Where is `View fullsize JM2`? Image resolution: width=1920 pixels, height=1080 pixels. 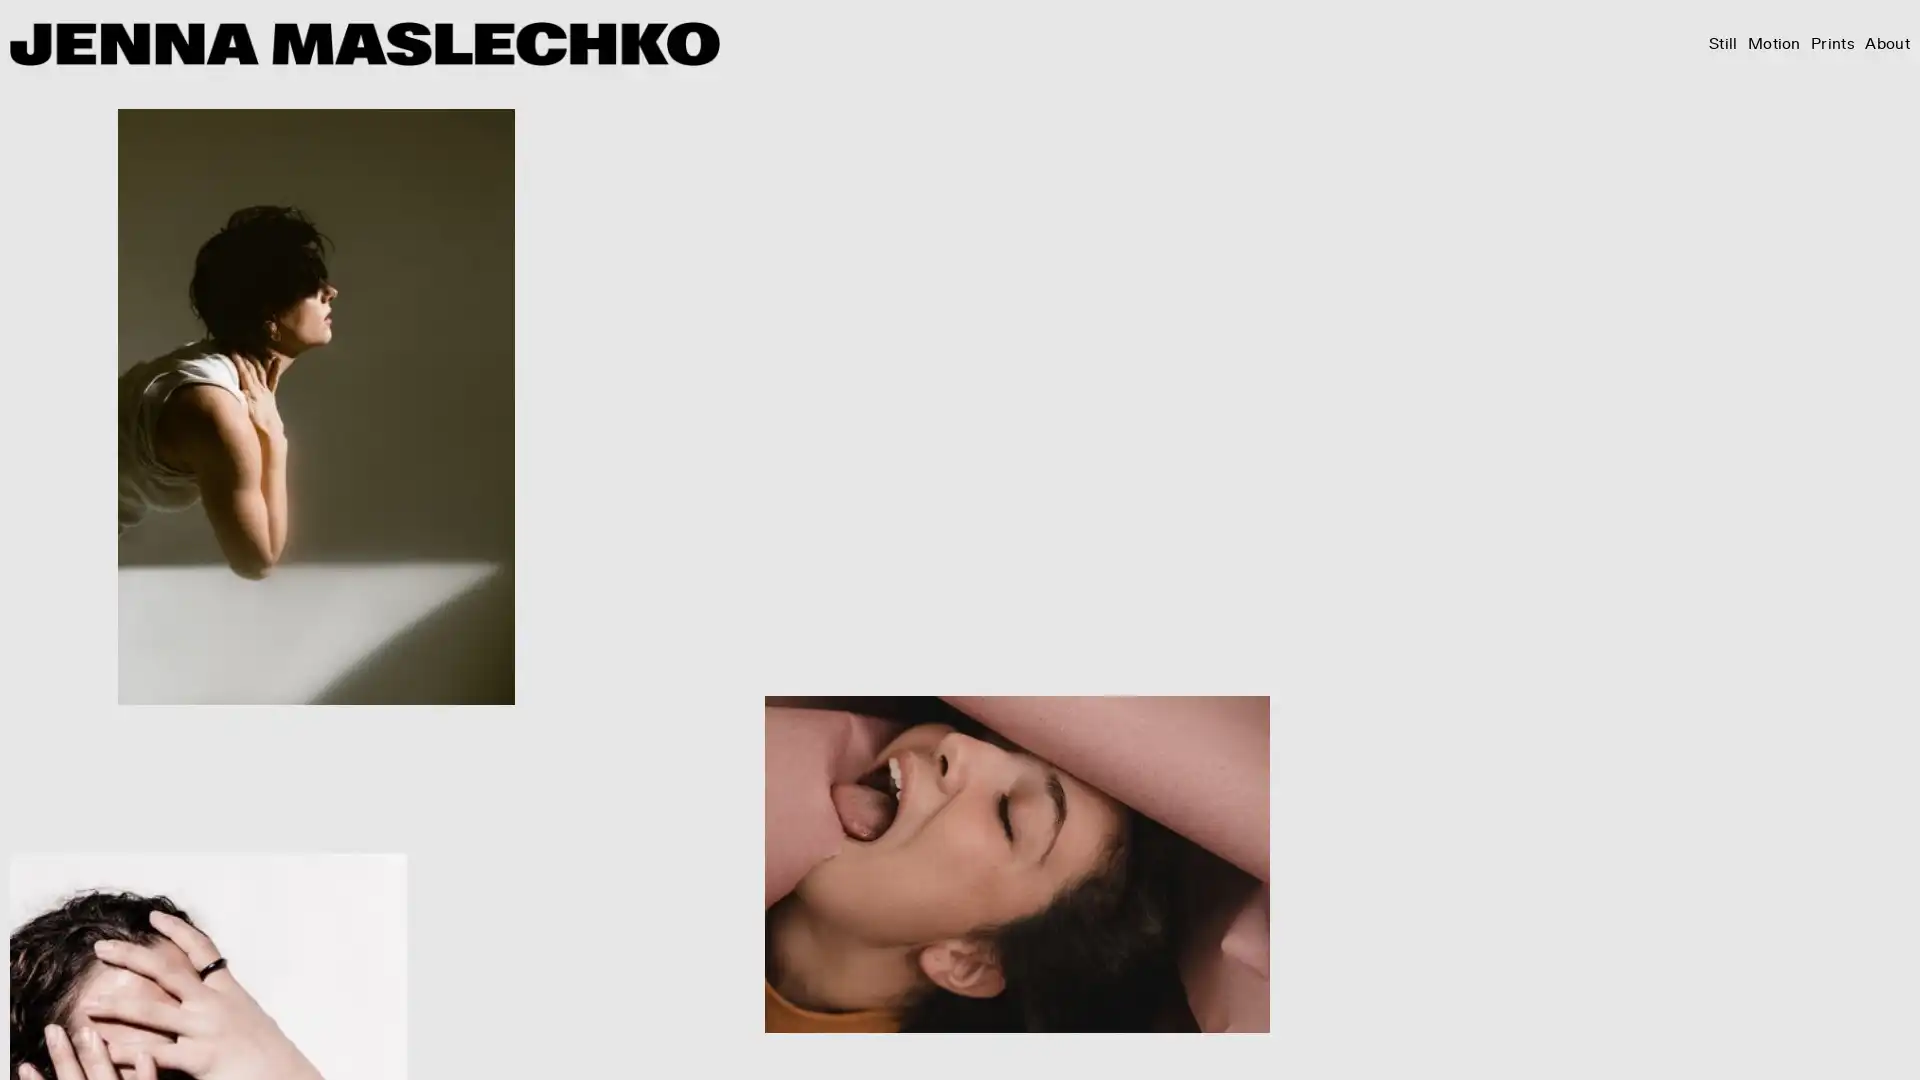 View fullsize JM2 is located at coordinates (1016, 862).